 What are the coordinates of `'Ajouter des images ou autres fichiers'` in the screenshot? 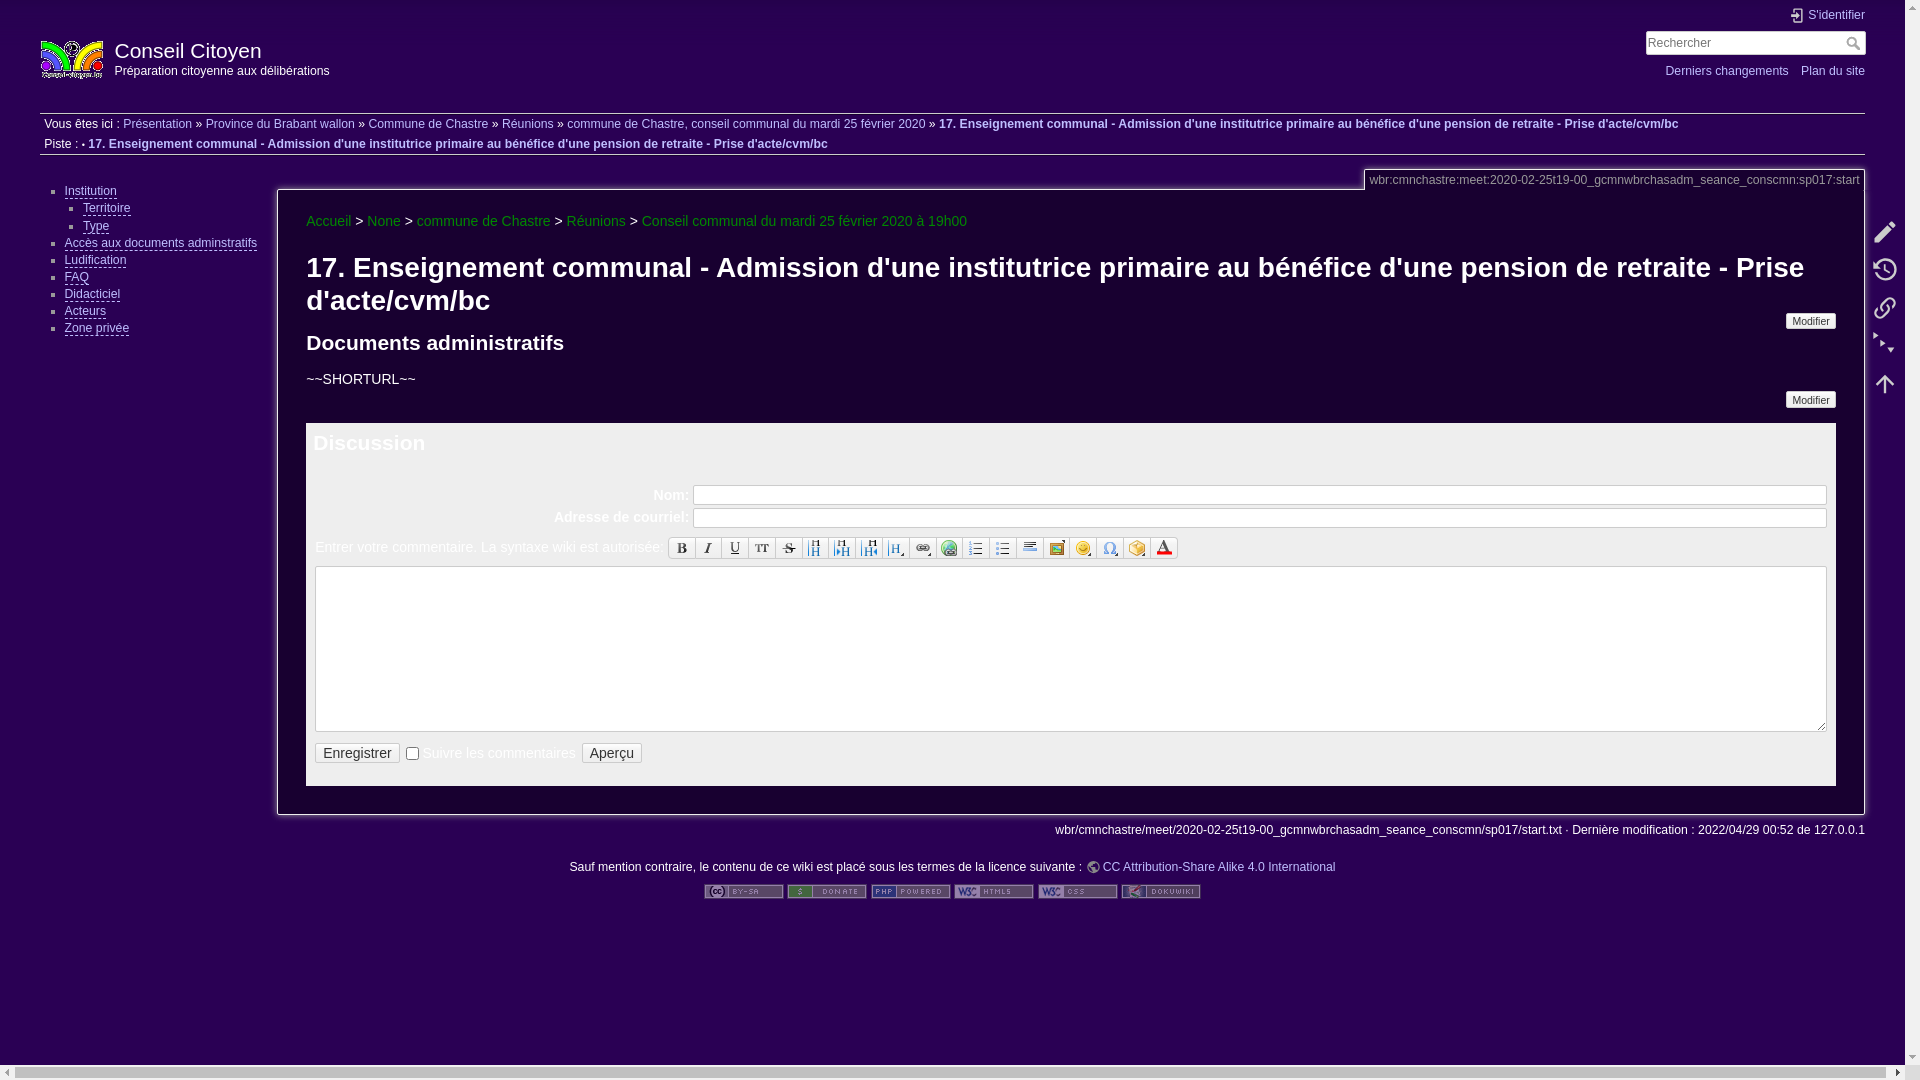 It's located at (1056, 547).